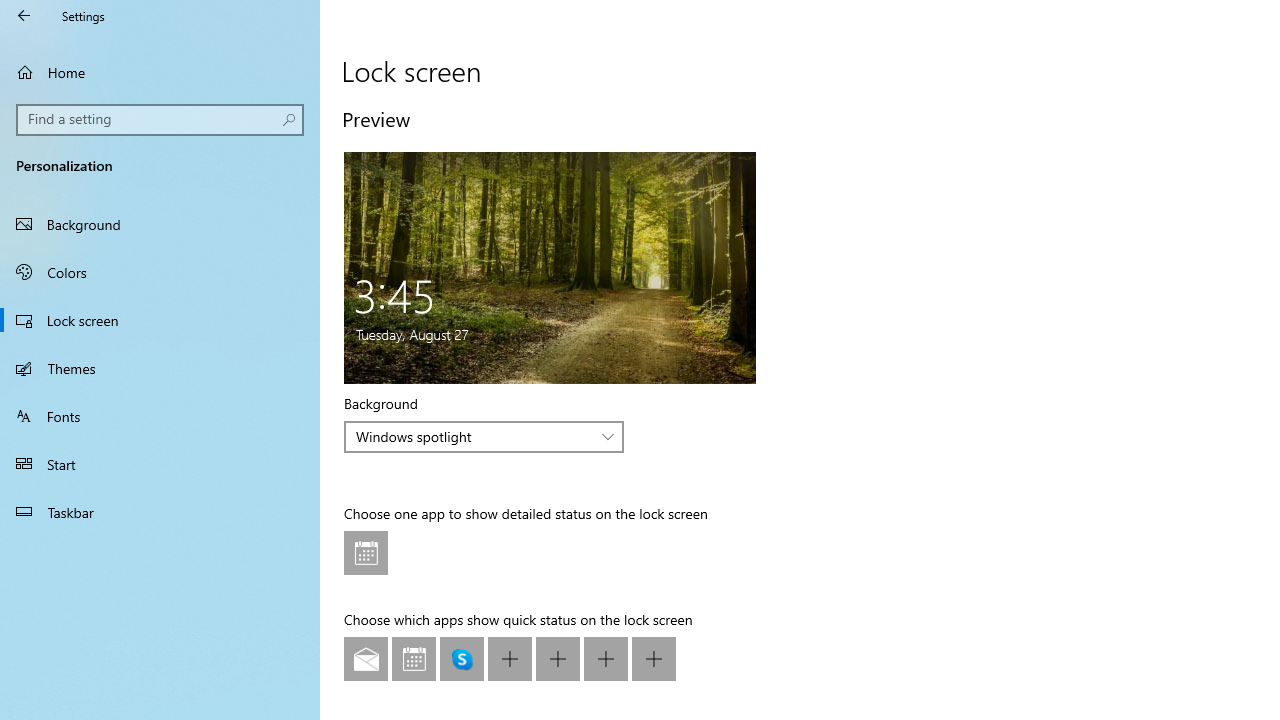  What do you see at coordinates (160, 223) in the screenshot?
I see `'Background'` at bounding box center [160, 223].